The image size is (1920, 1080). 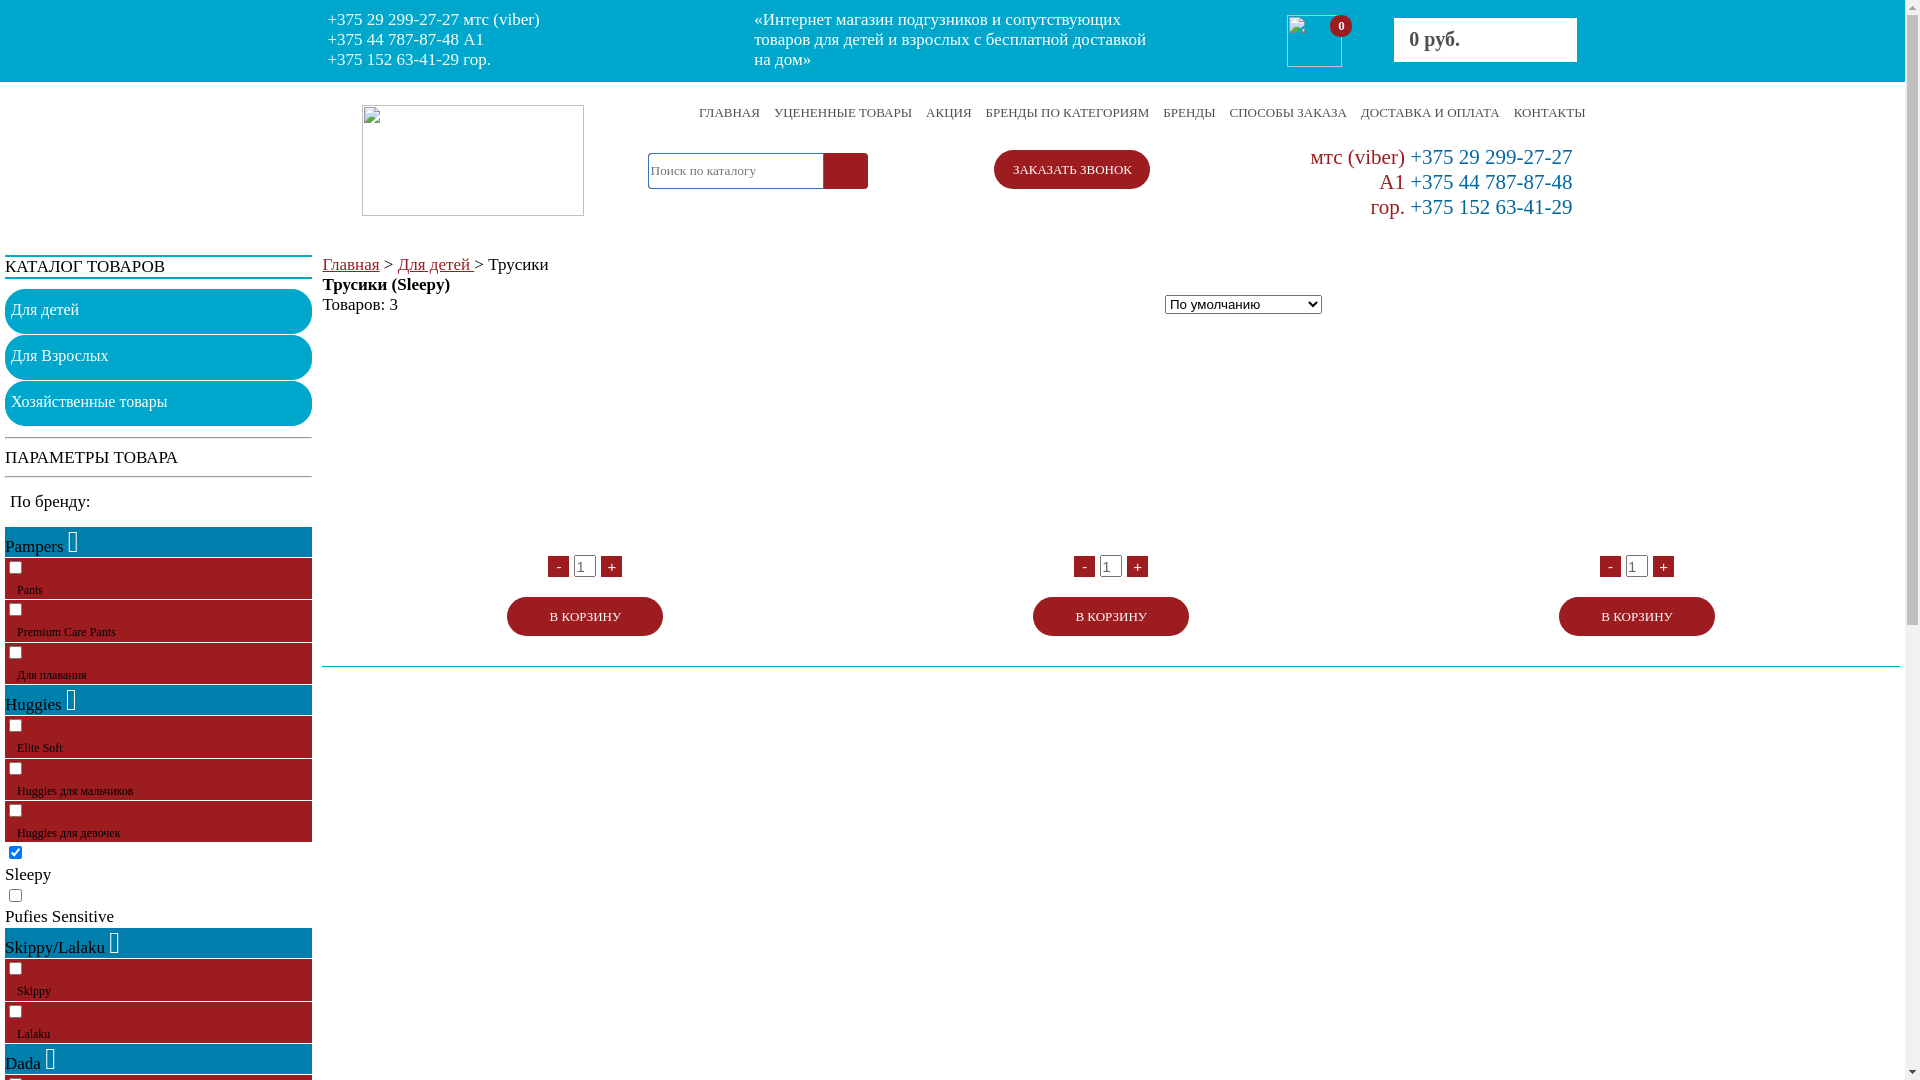 I want to click on 'A1 +375 44 787-87-48', so click(x=1475, y=181).